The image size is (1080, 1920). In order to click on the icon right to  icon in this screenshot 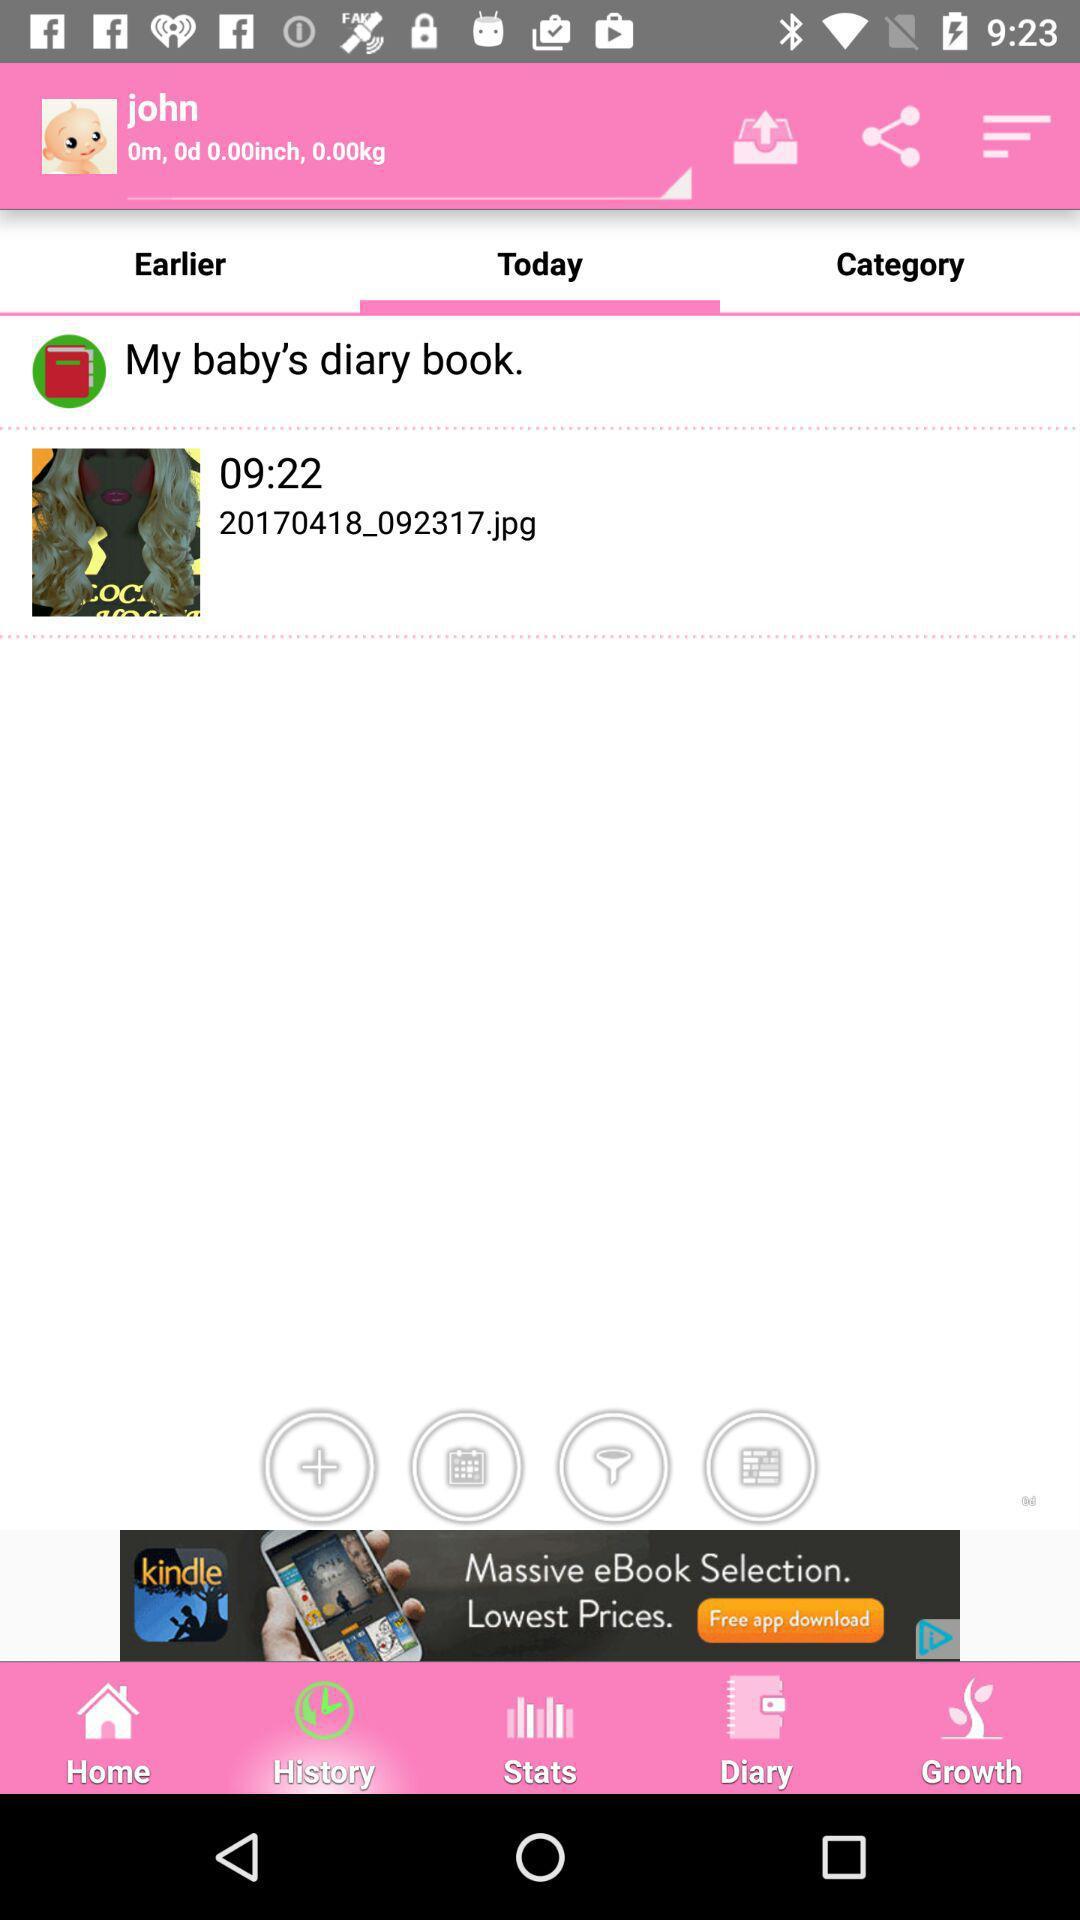, I will do `click(466, 1467)`.